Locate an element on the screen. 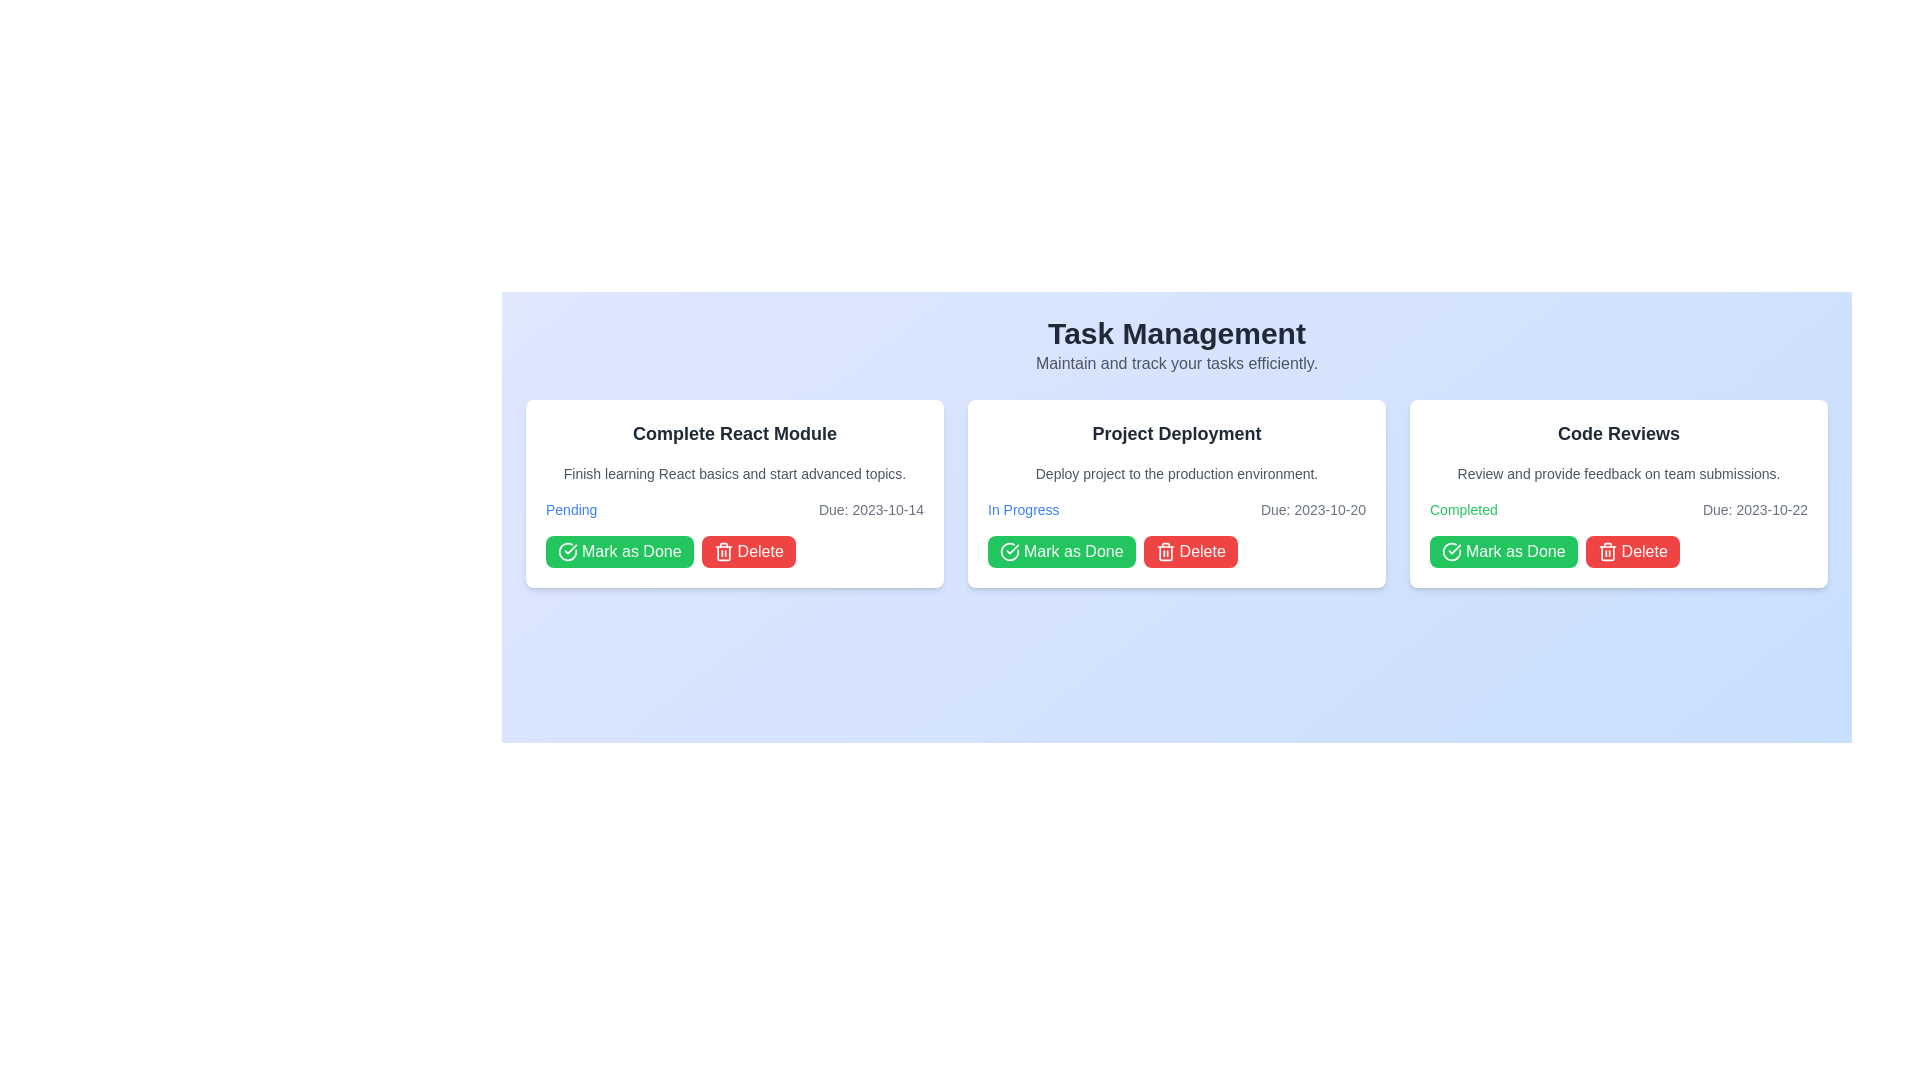  the delete icon located within the red 'Delete' button at the bottom-right corner of the card component is located at coordinates (1607, 551).